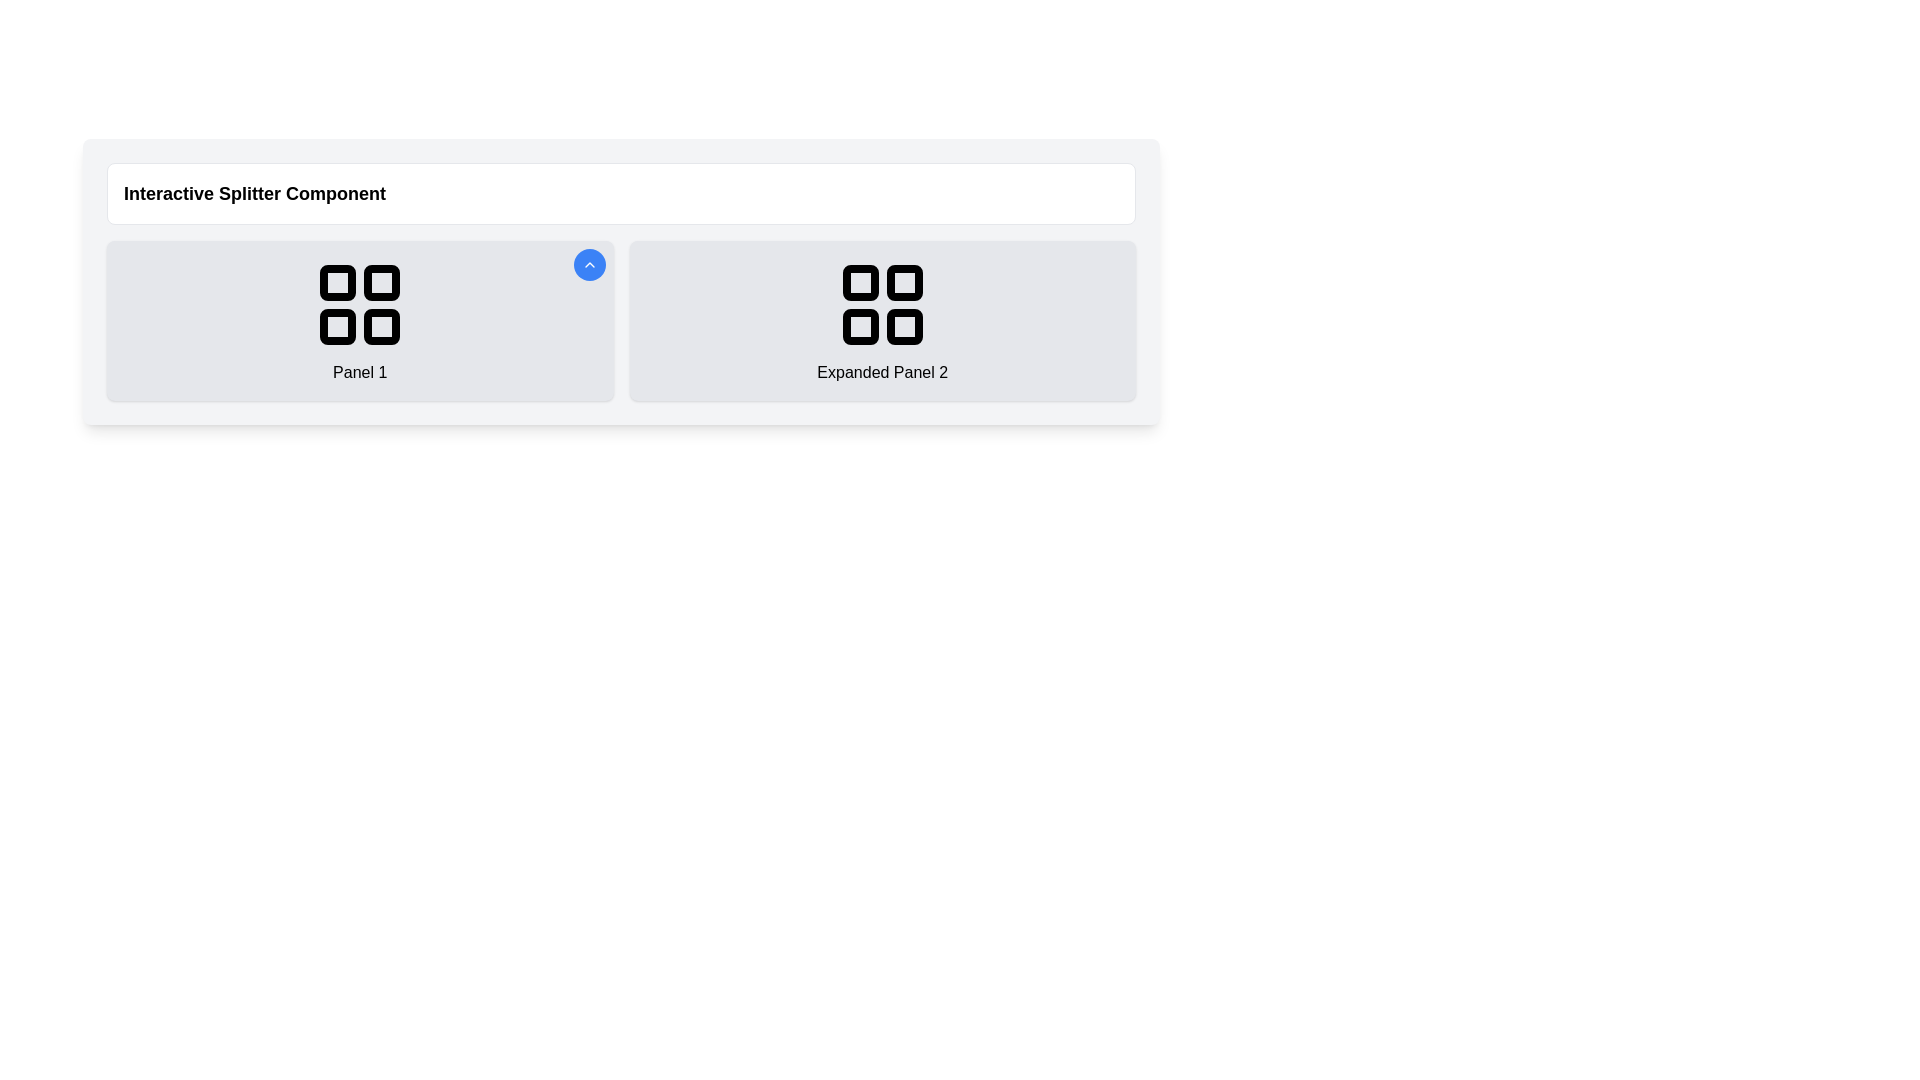  I want to click on the small rectangle with rounded corners located in the bottom-left position of the 'Expanded Panel 2' section's 2x2 grid, so click(860, 326).